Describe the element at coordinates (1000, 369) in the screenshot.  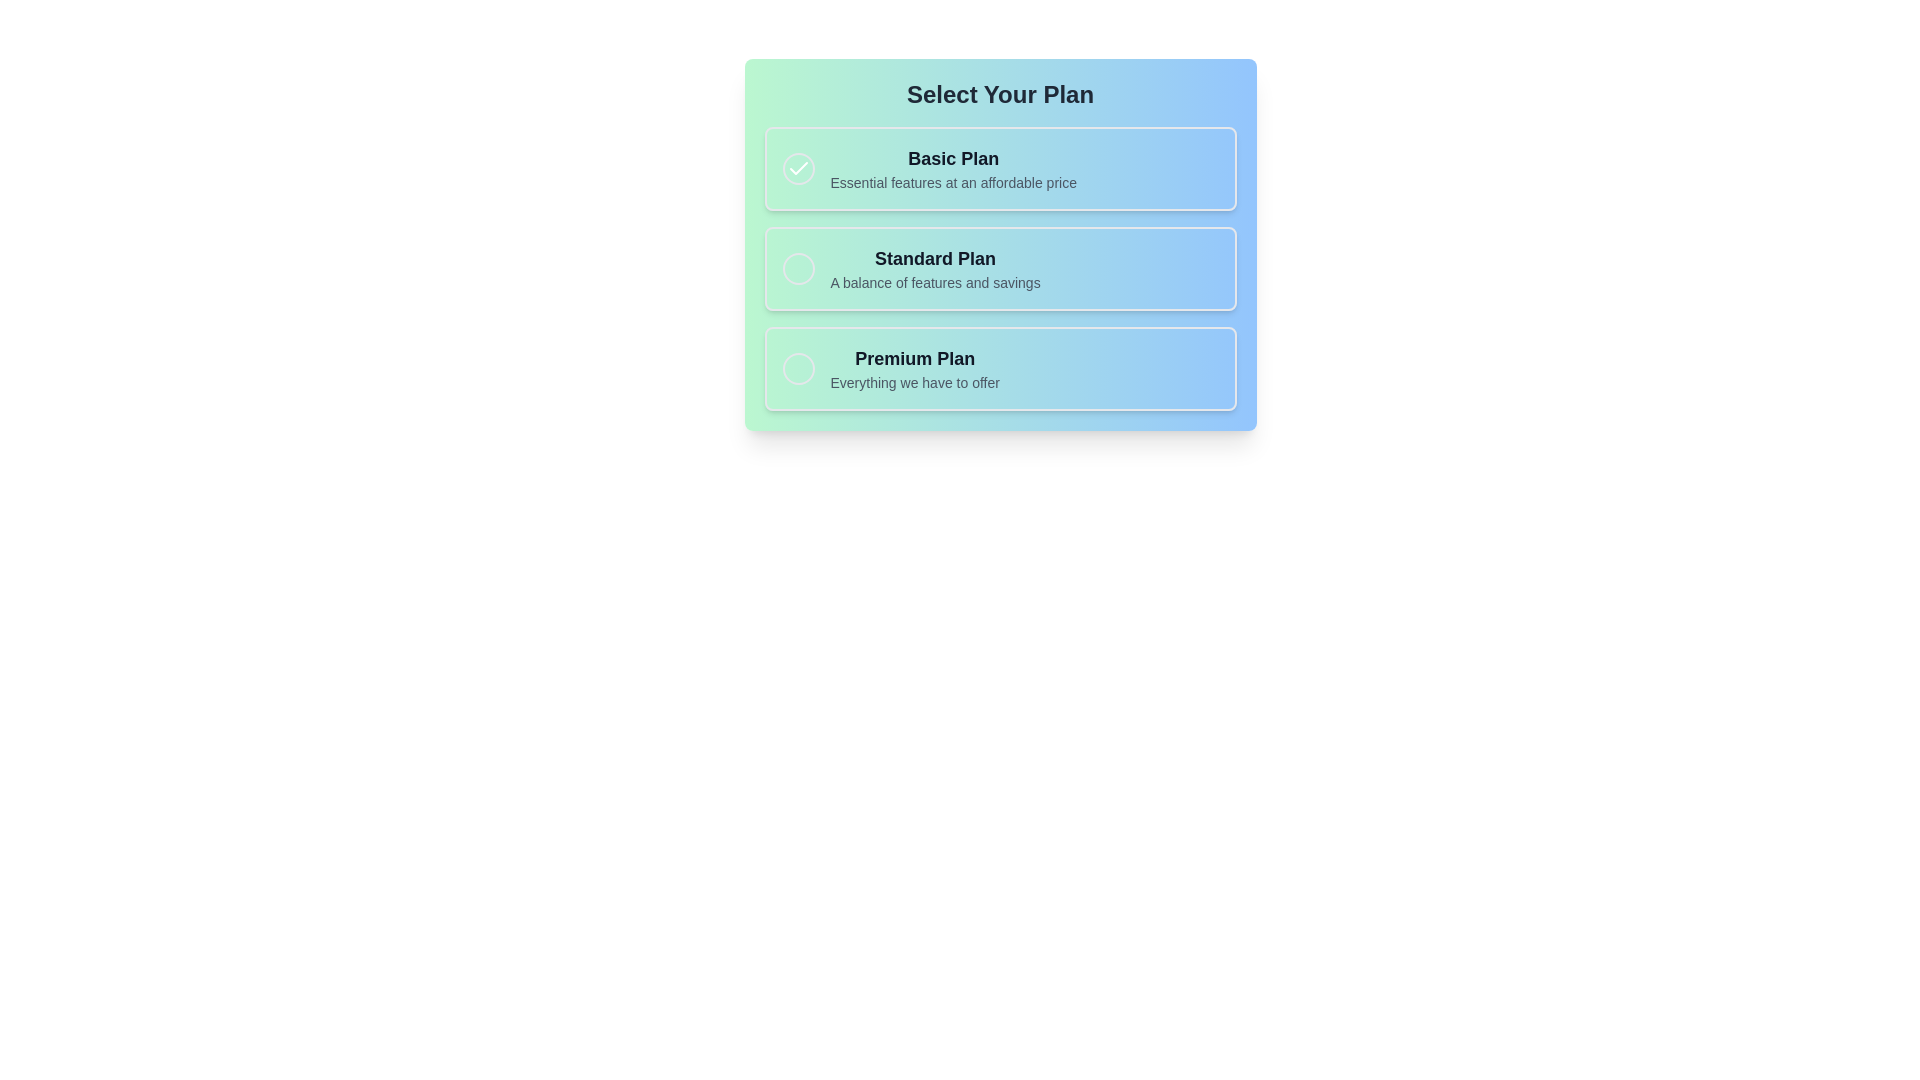
I see `the selectable card for the Premium subscription plan, which is the last option in a vertical list of three plans` at that location.